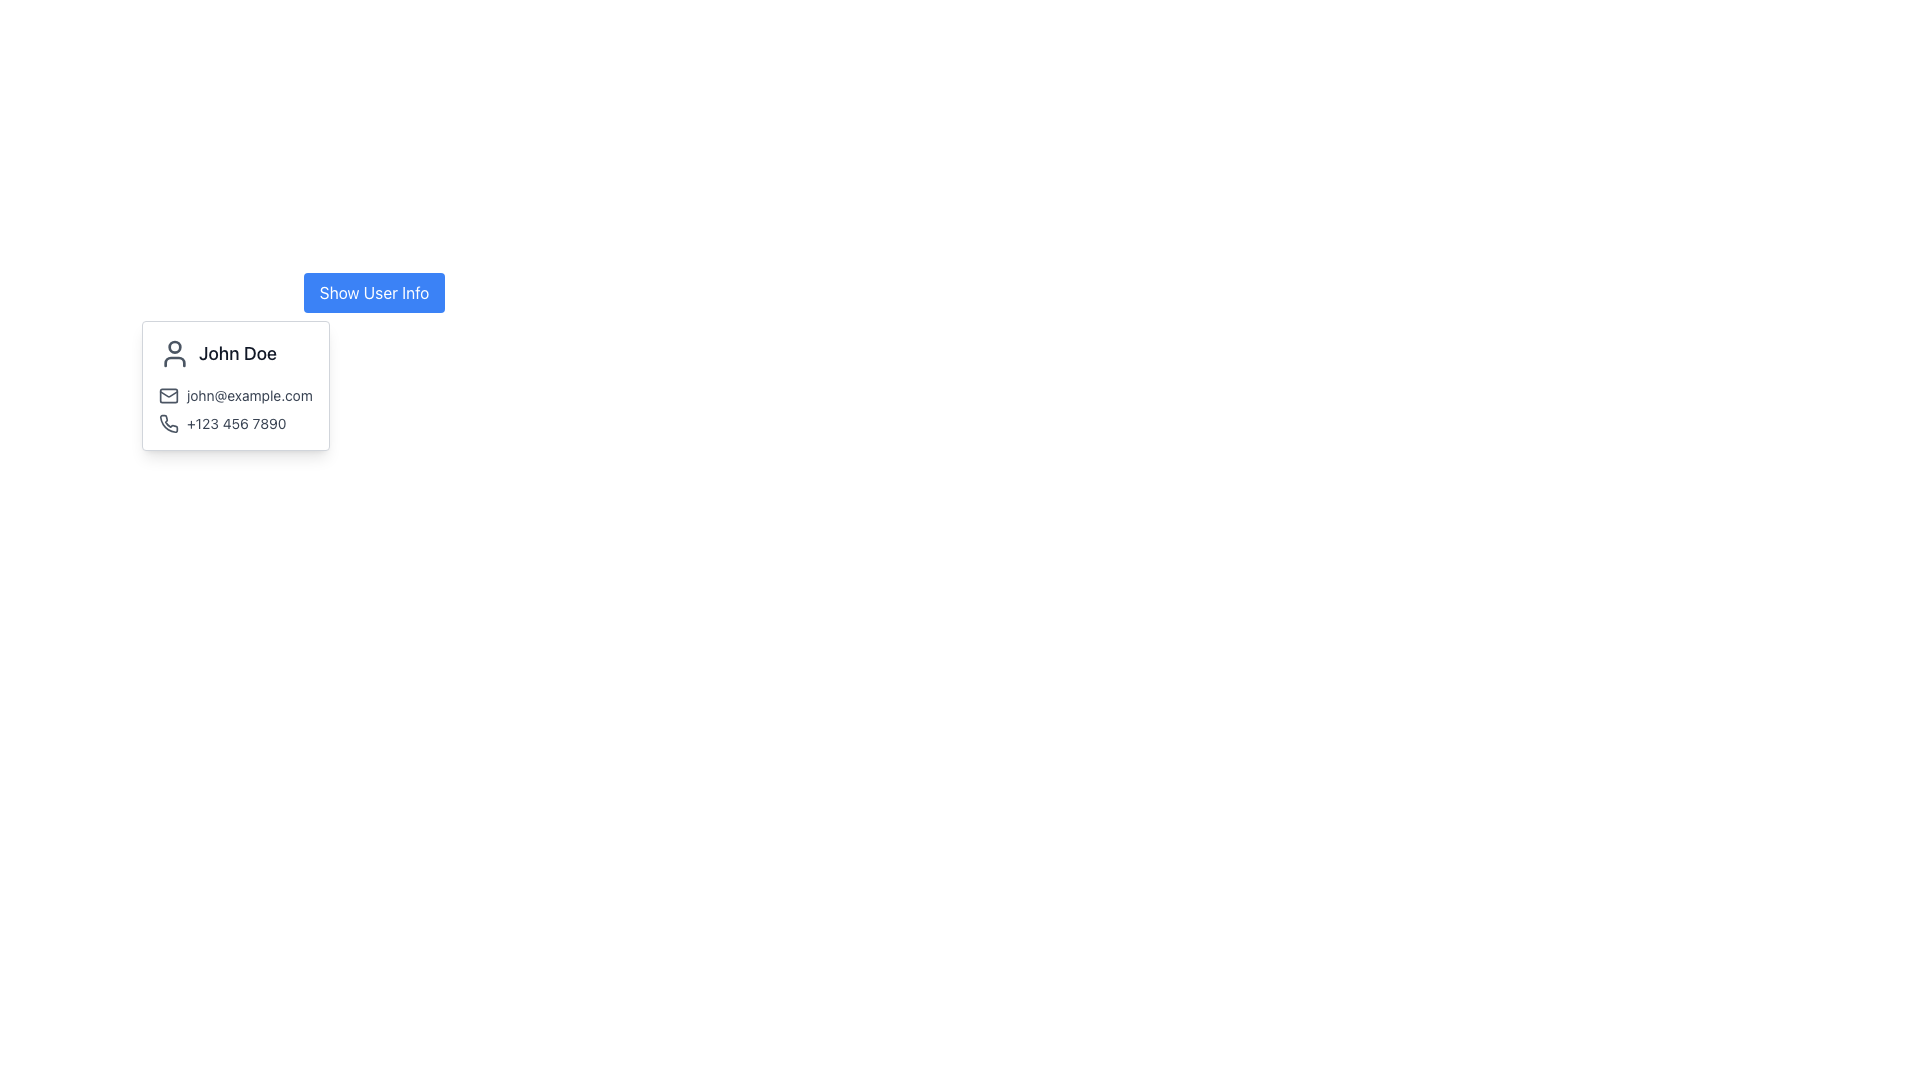 The width and height of the screenshot is (1920, 1080). I want to click on the phone number text label displaying '+123 456 7890', which is the third entry in the contact information list on the user information card, so click(236, 423).